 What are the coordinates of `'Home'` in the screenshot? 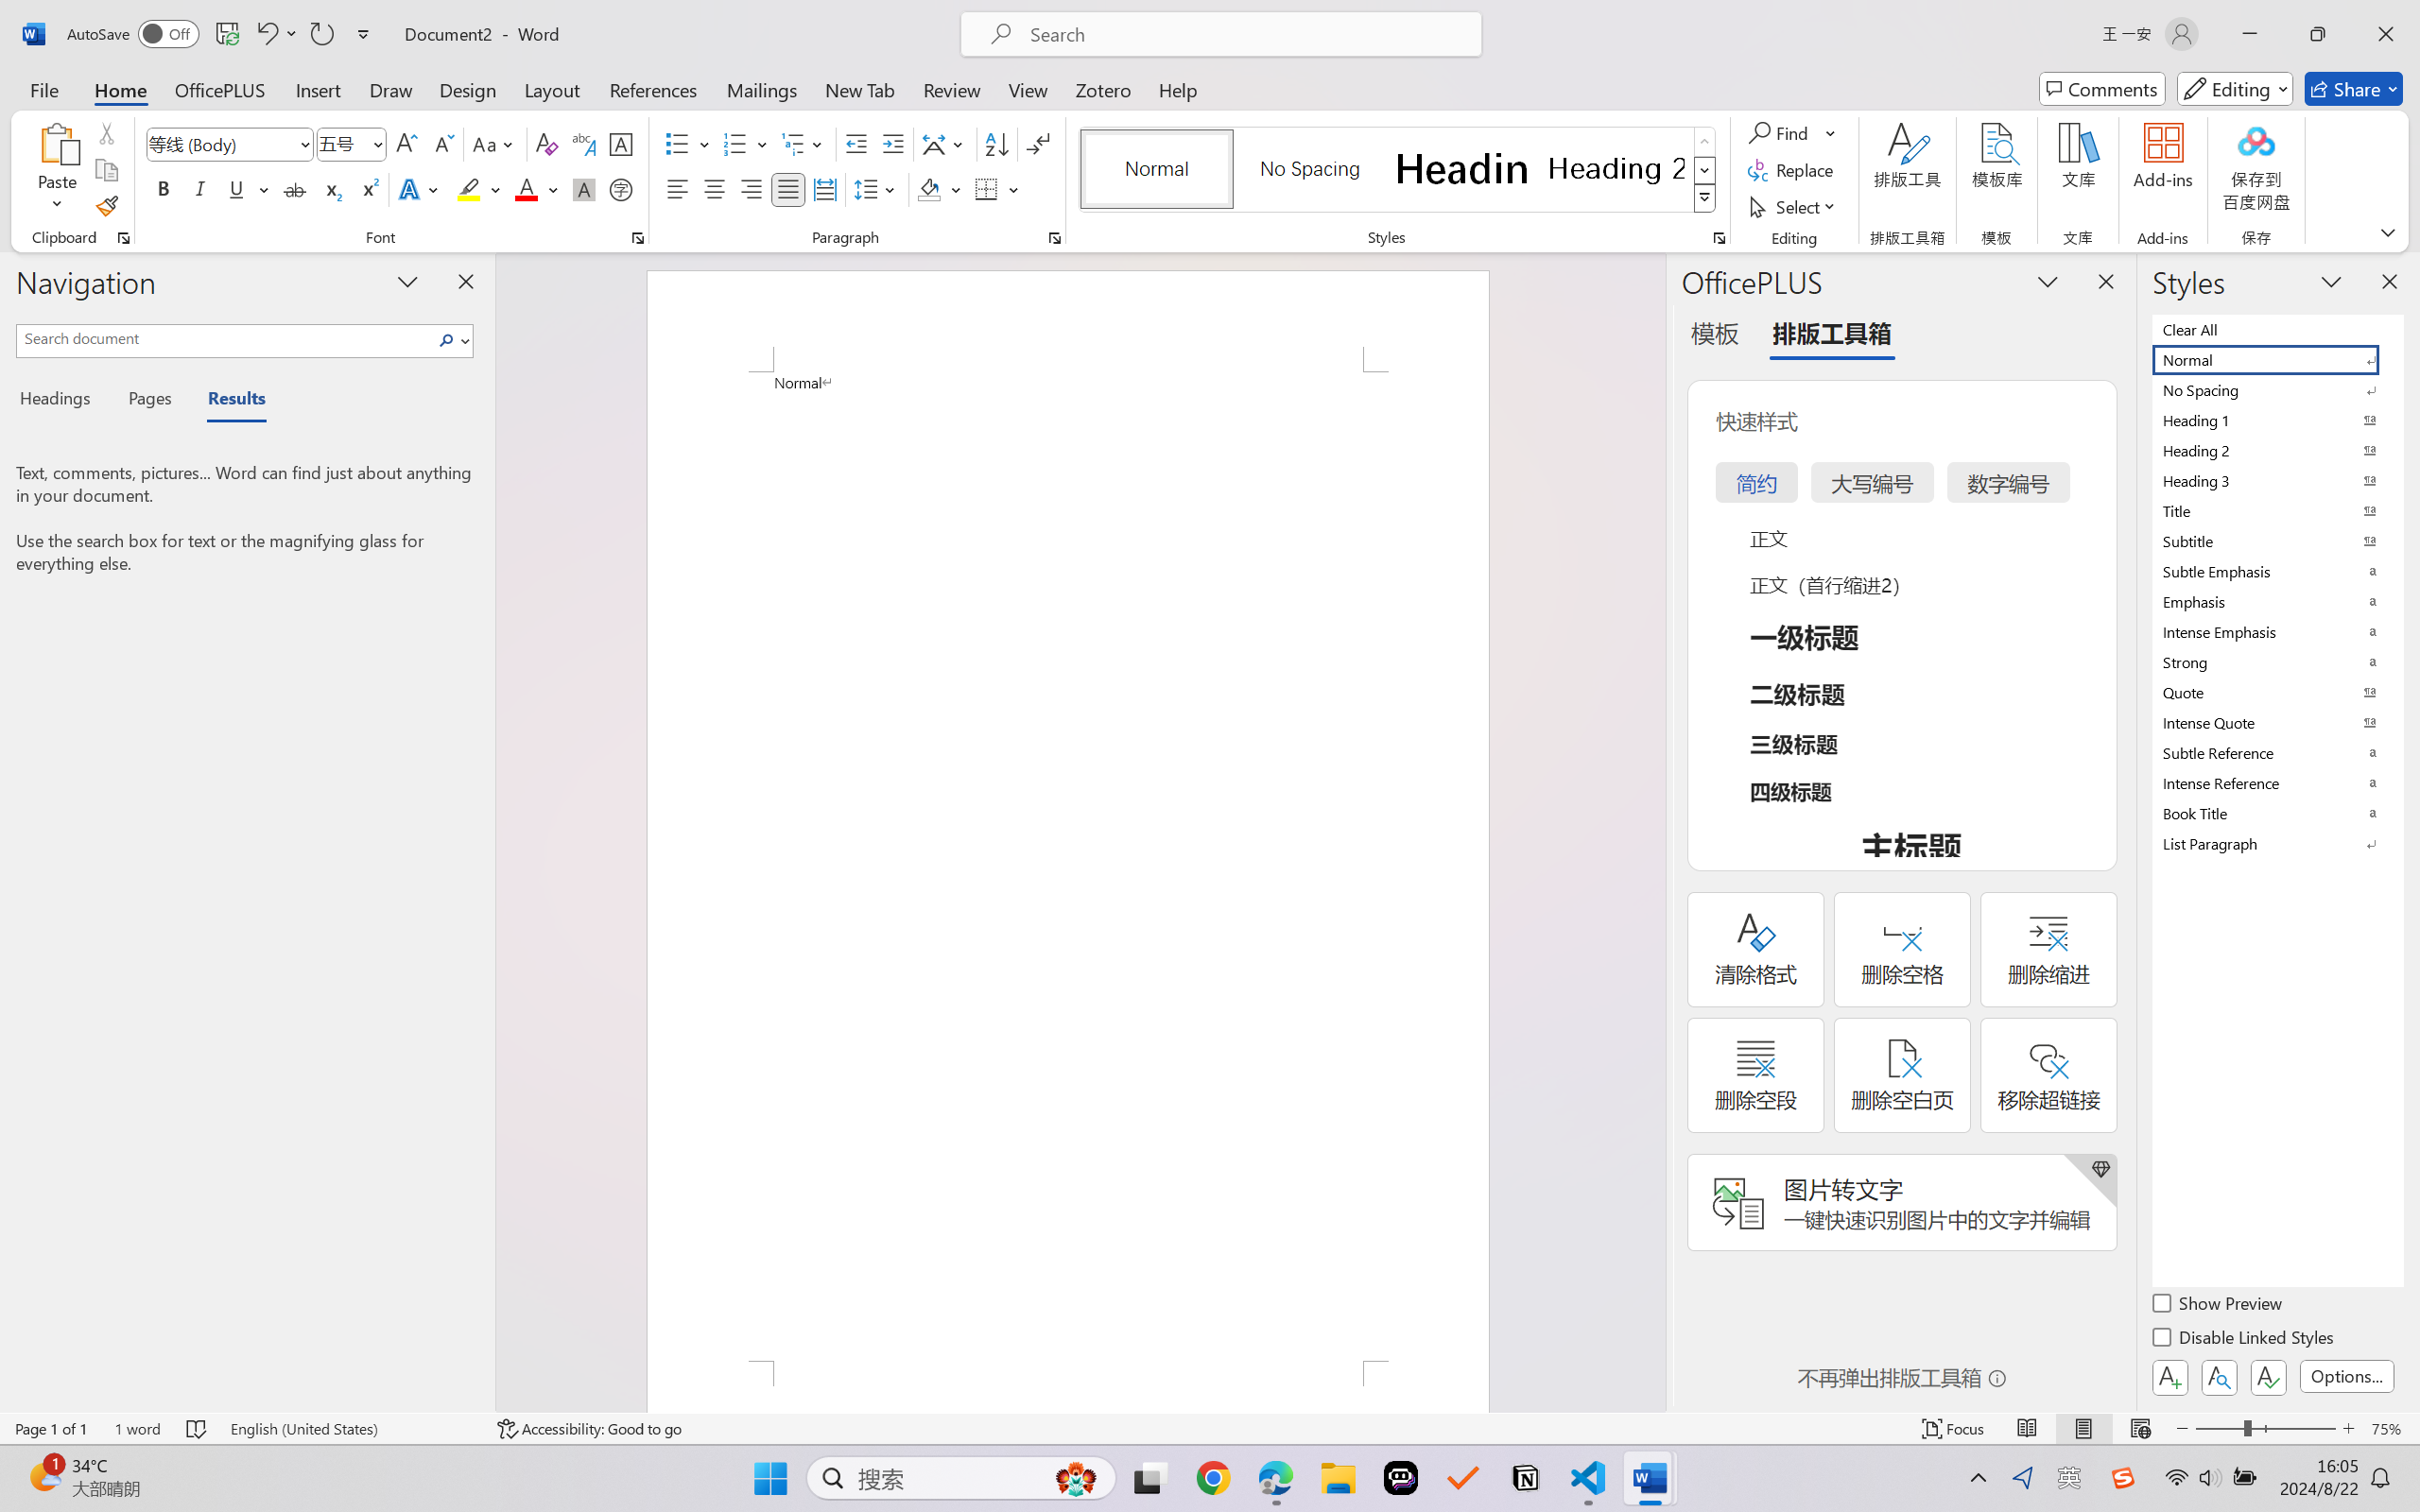 It's located at (121, 88).